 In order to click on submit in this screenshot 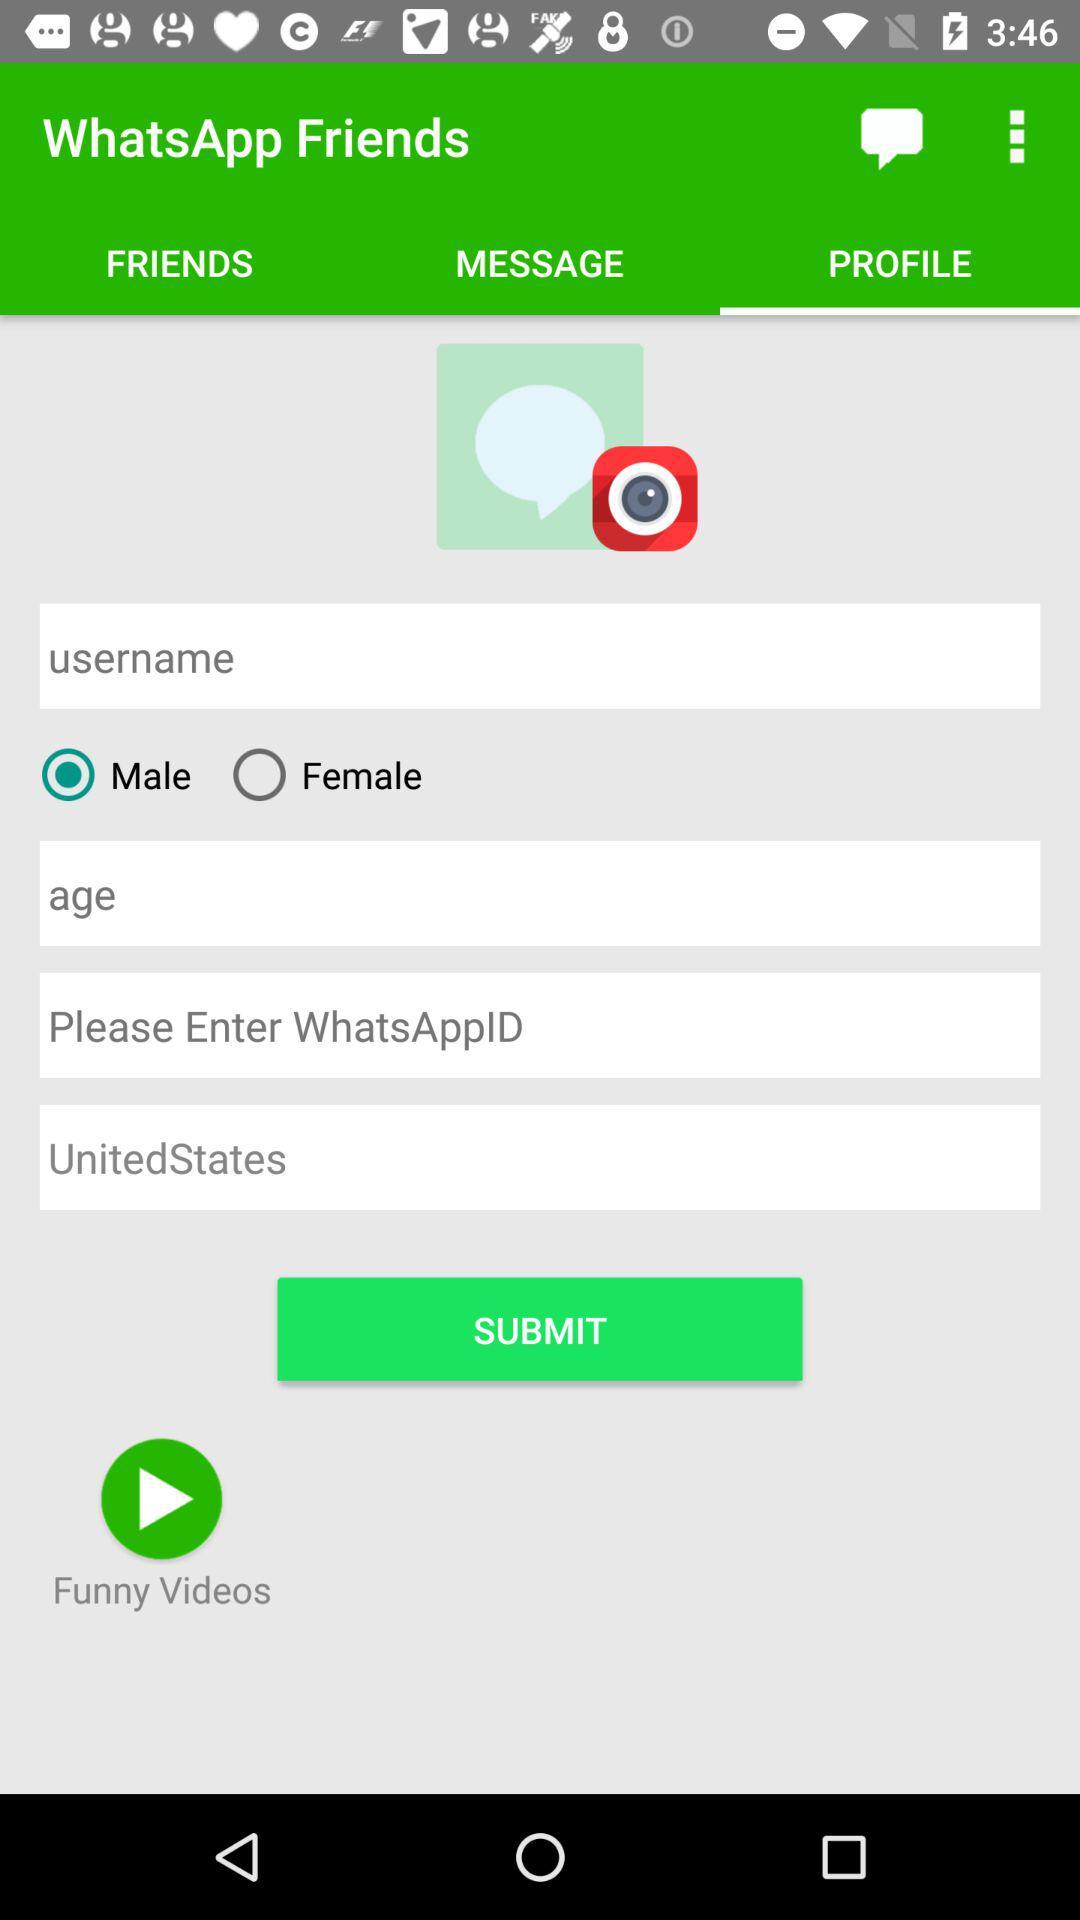, I will do `click(540, 1328)`.